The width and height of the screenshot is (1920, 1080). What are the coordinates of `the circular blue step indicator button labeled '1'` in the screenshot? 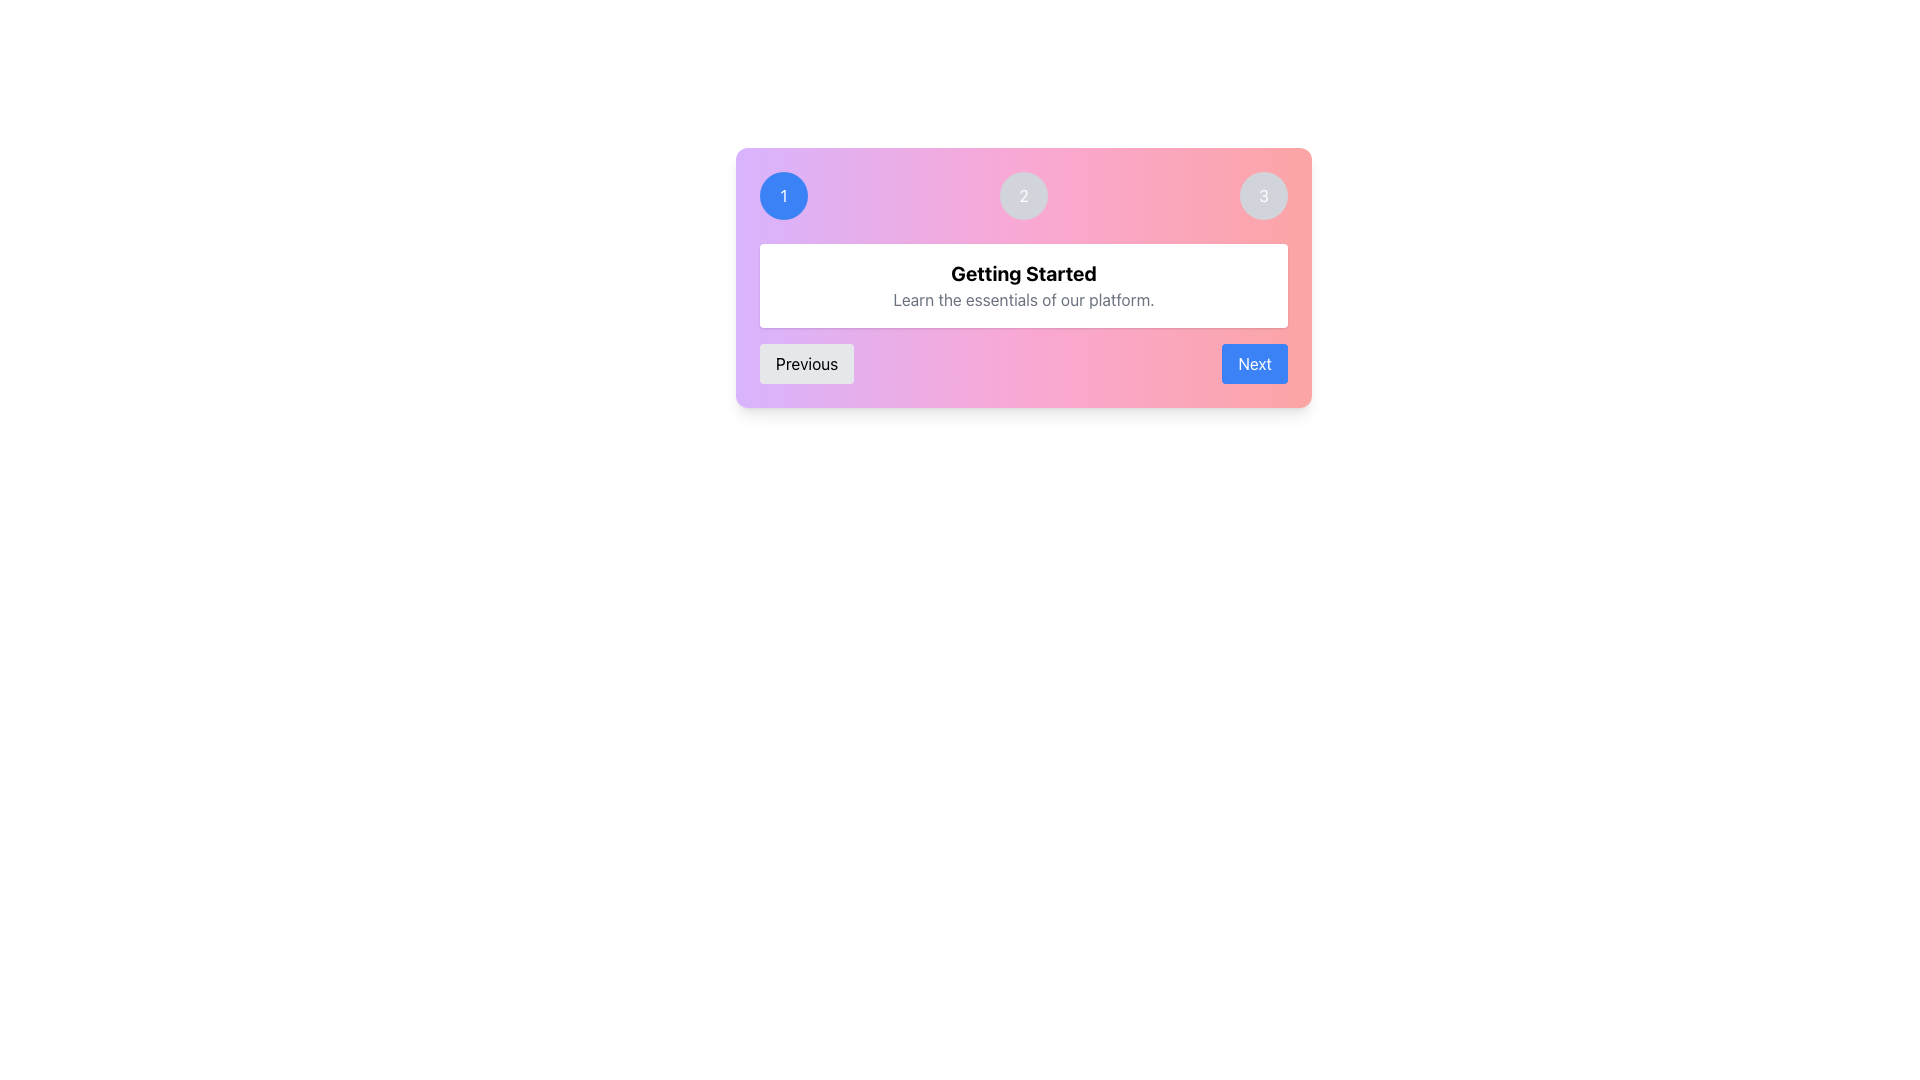 It's located at (782, 196).